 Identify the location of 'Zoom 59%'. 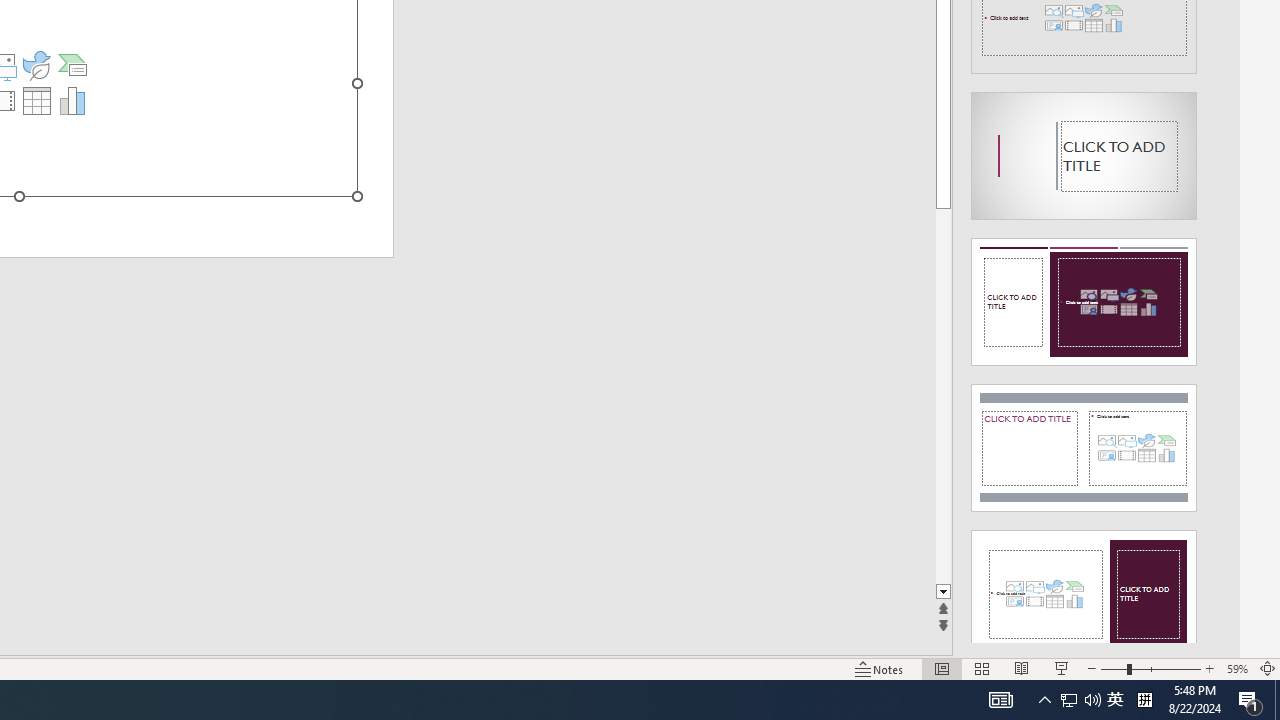
(1236, 669).